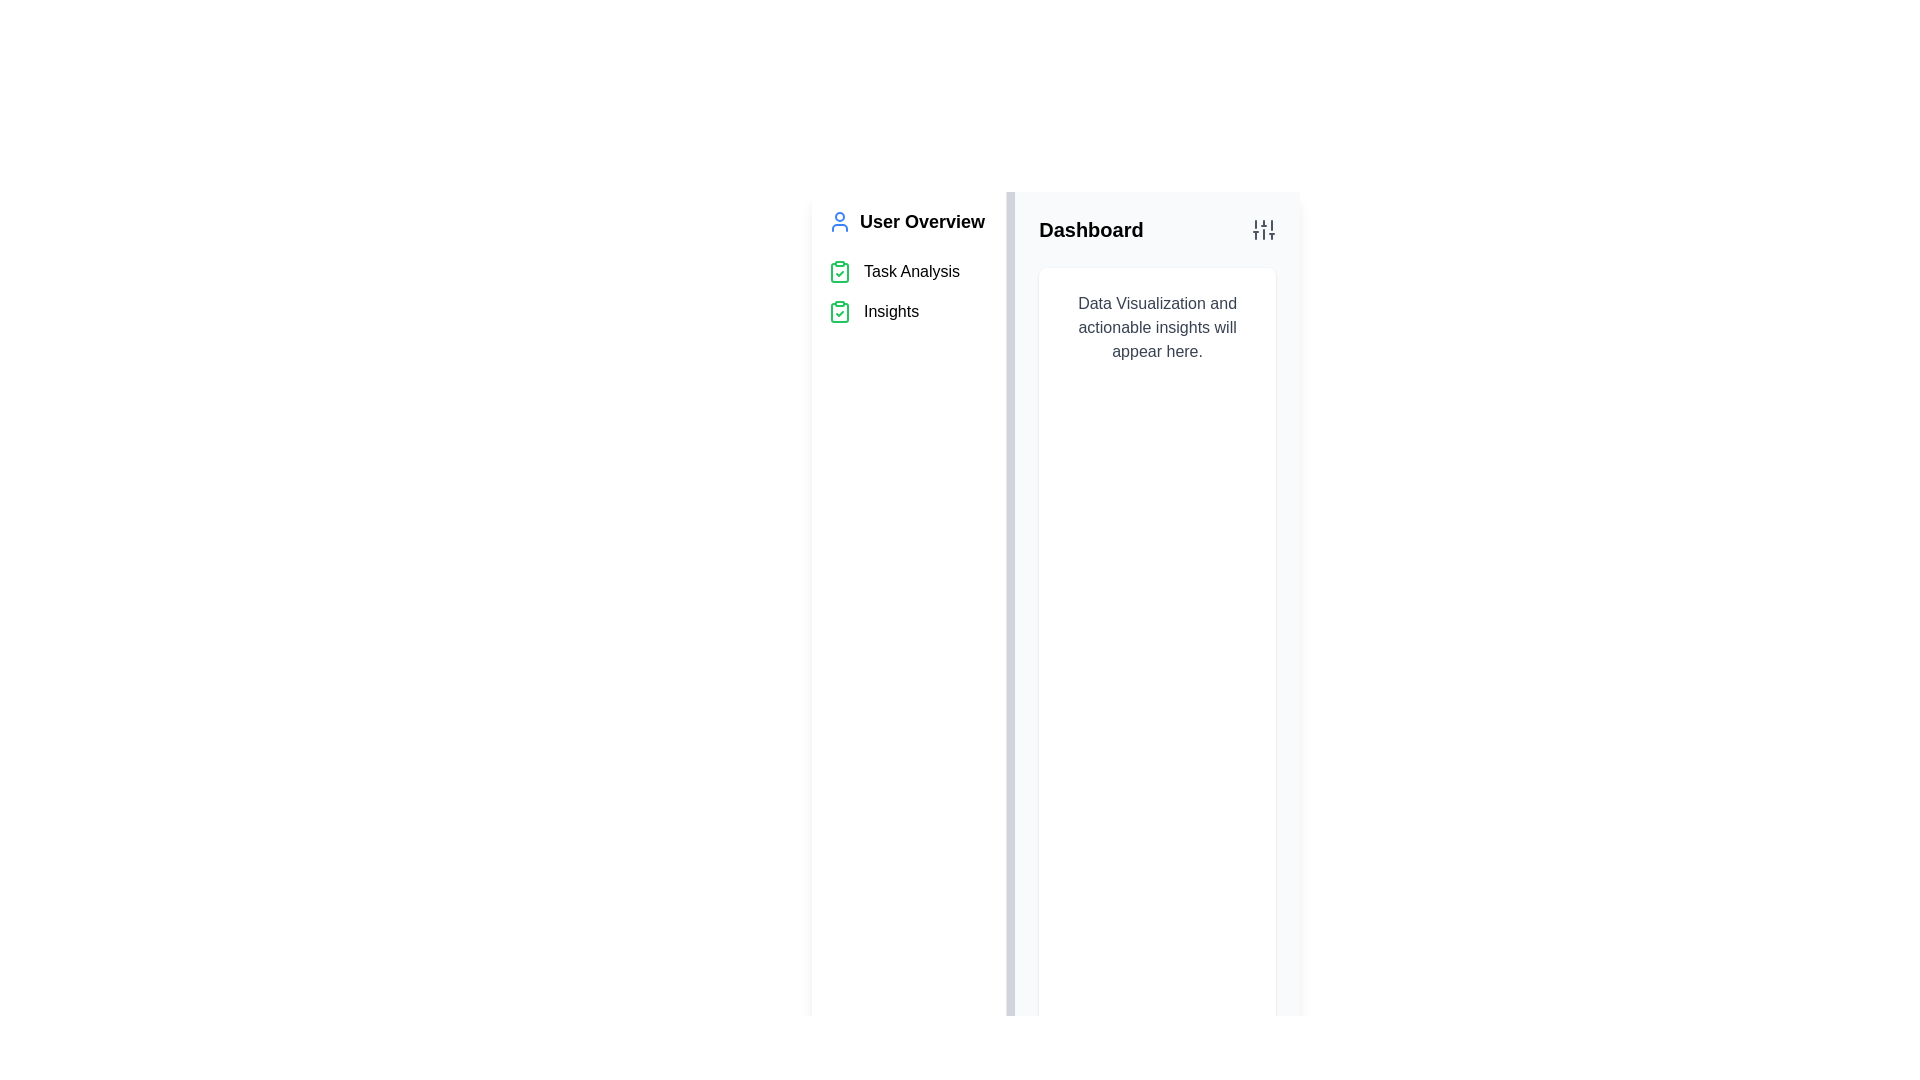 The height and width of the screenshot is (1080, 1920). Describe the element at coordinates (840, 222) in the screenshot. I see `the user avatar icon with a blue outline located on the left side of the 'User Overview' text` at that location.